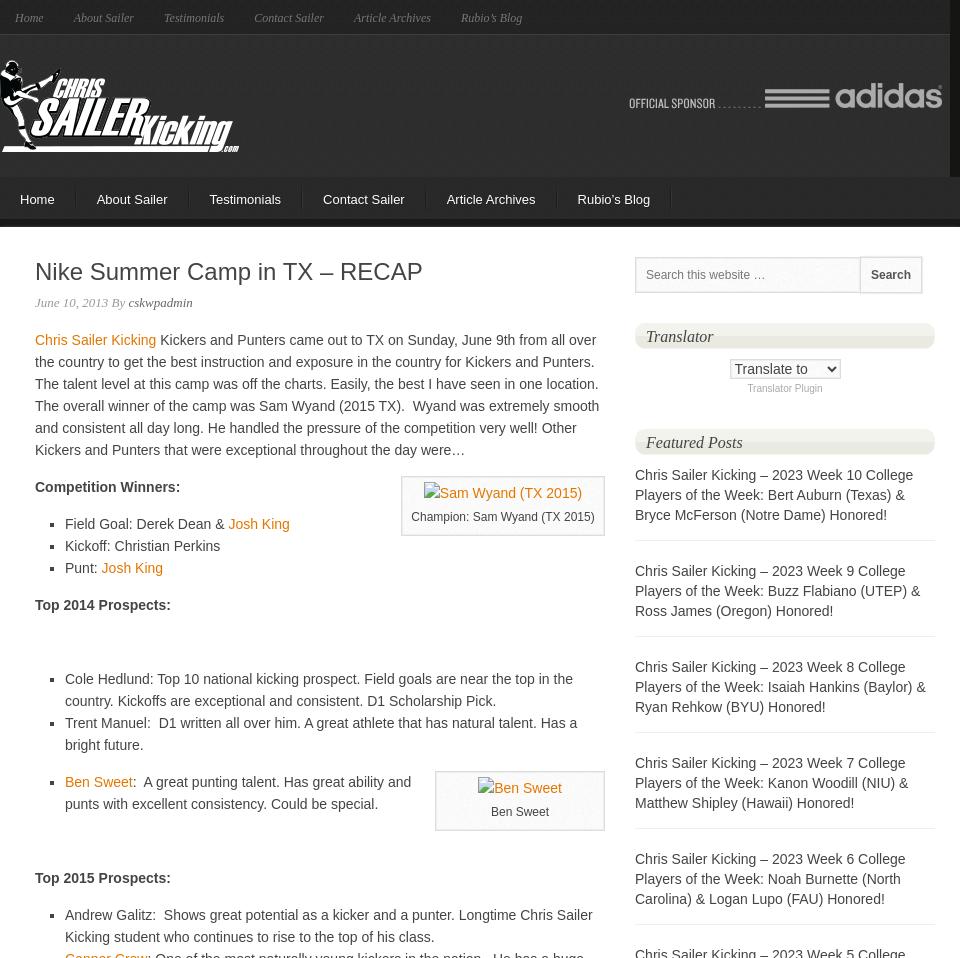  Describe the element at coordinates (141, 544) in the screenshot. I see `'Kickoff: Christian Perkins'` at that location.